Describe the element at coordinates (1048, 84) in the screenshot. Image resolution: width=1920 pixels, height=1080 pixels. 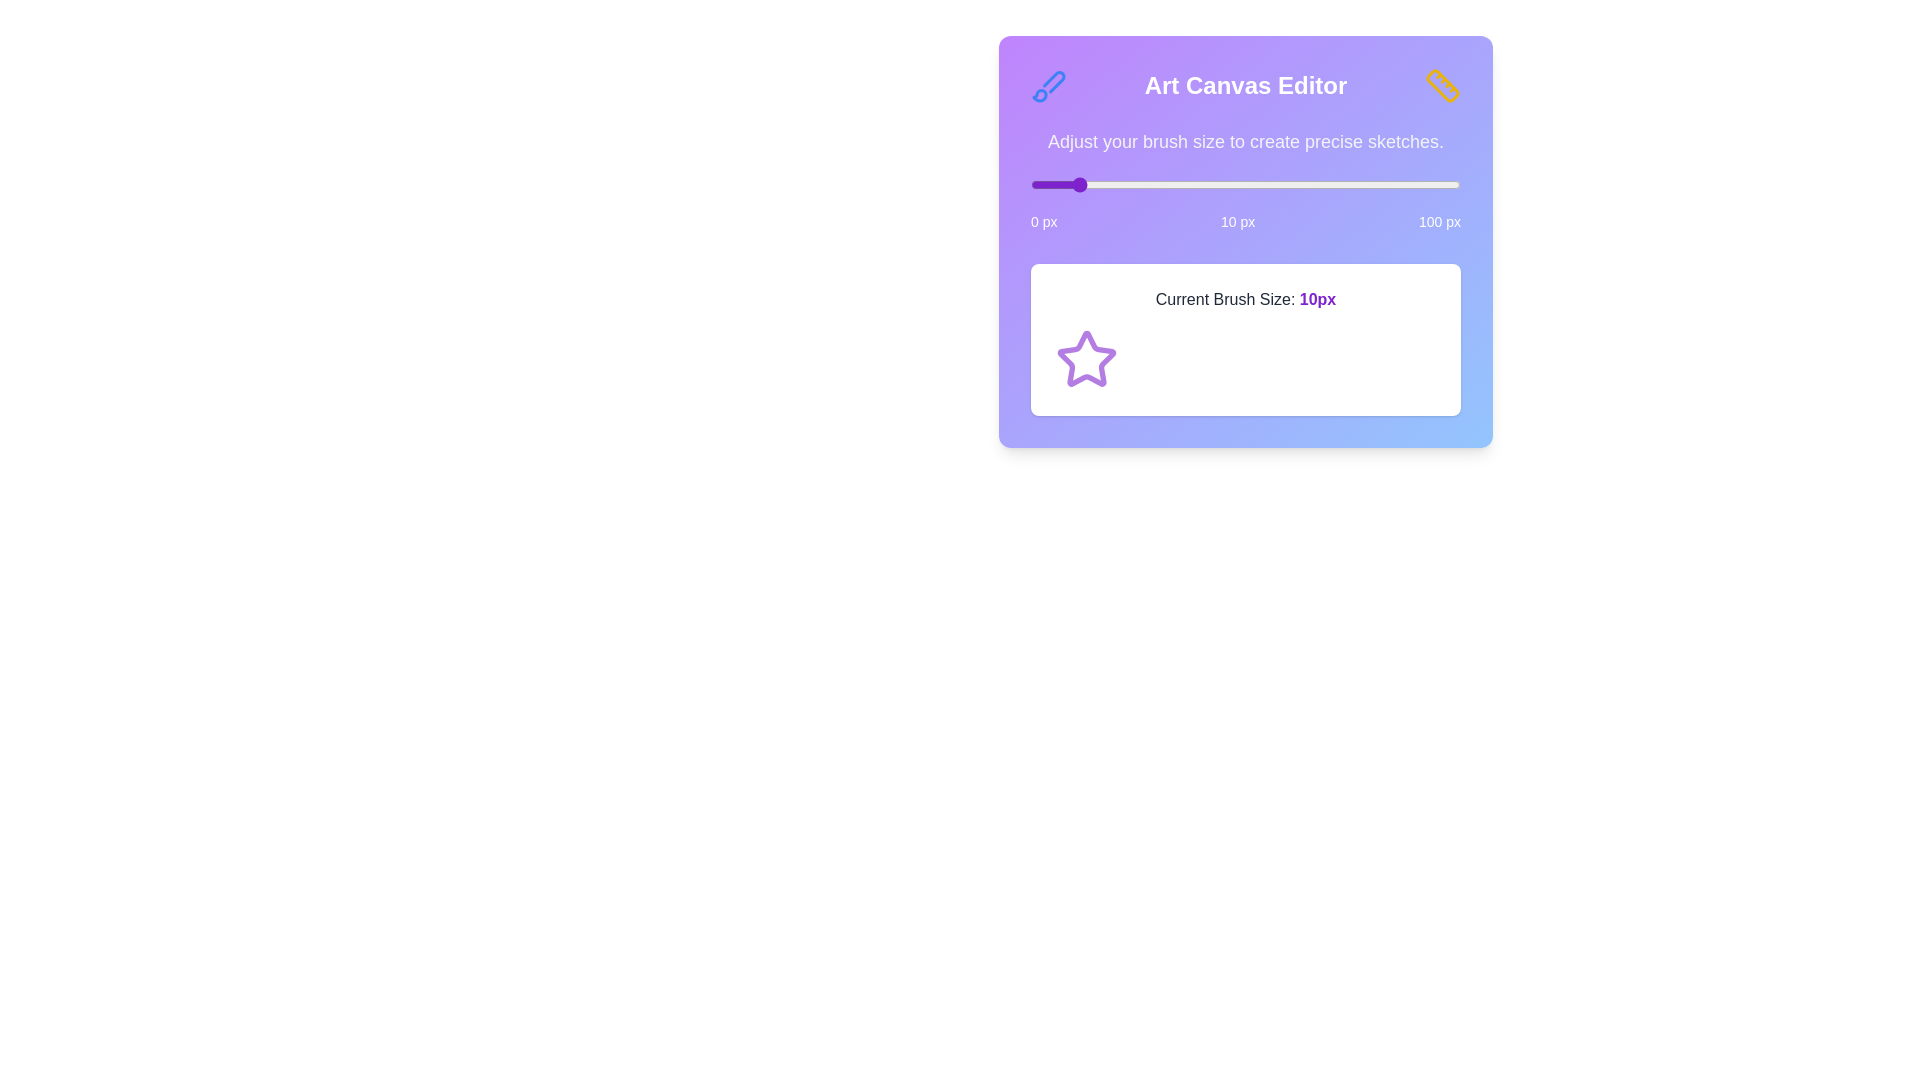
I see `the Brush icon to interact with it` at that location.